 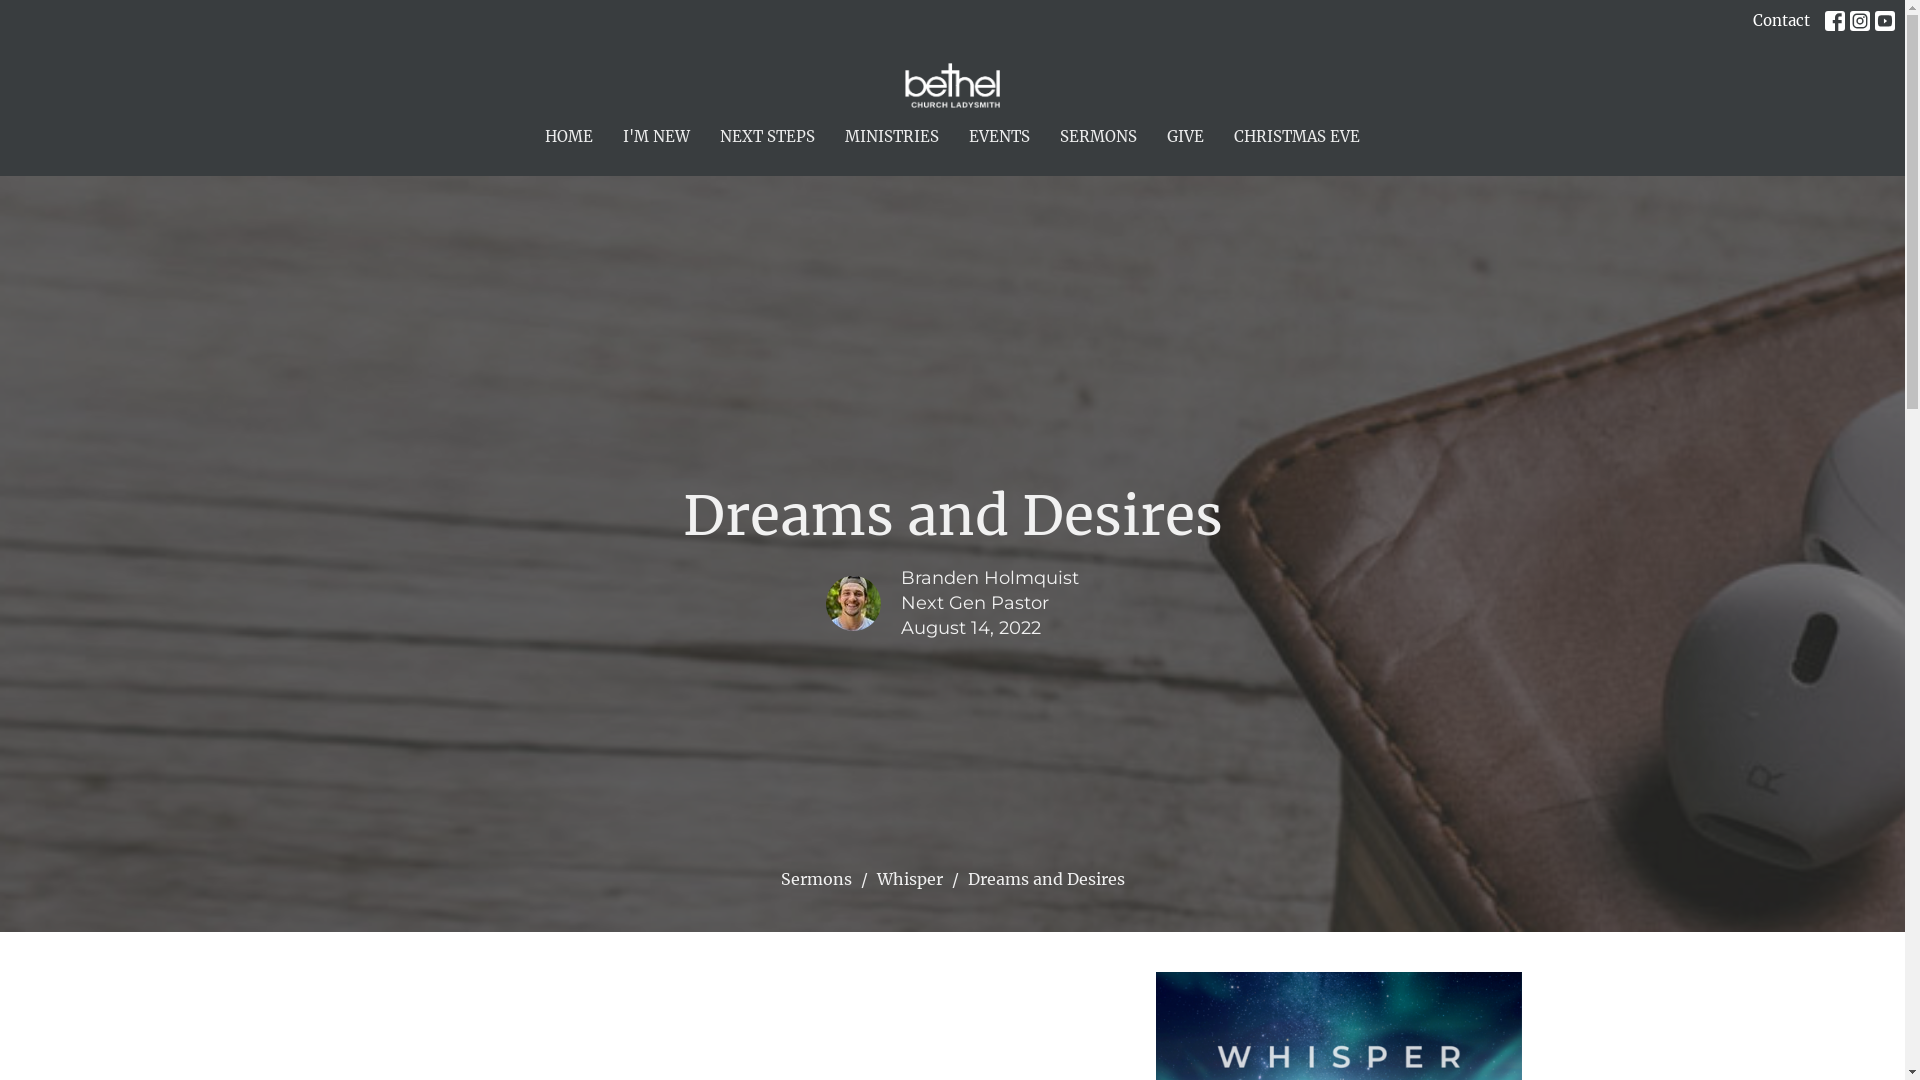 I want to click on 'EVENTS', so click(x=999, y=135).